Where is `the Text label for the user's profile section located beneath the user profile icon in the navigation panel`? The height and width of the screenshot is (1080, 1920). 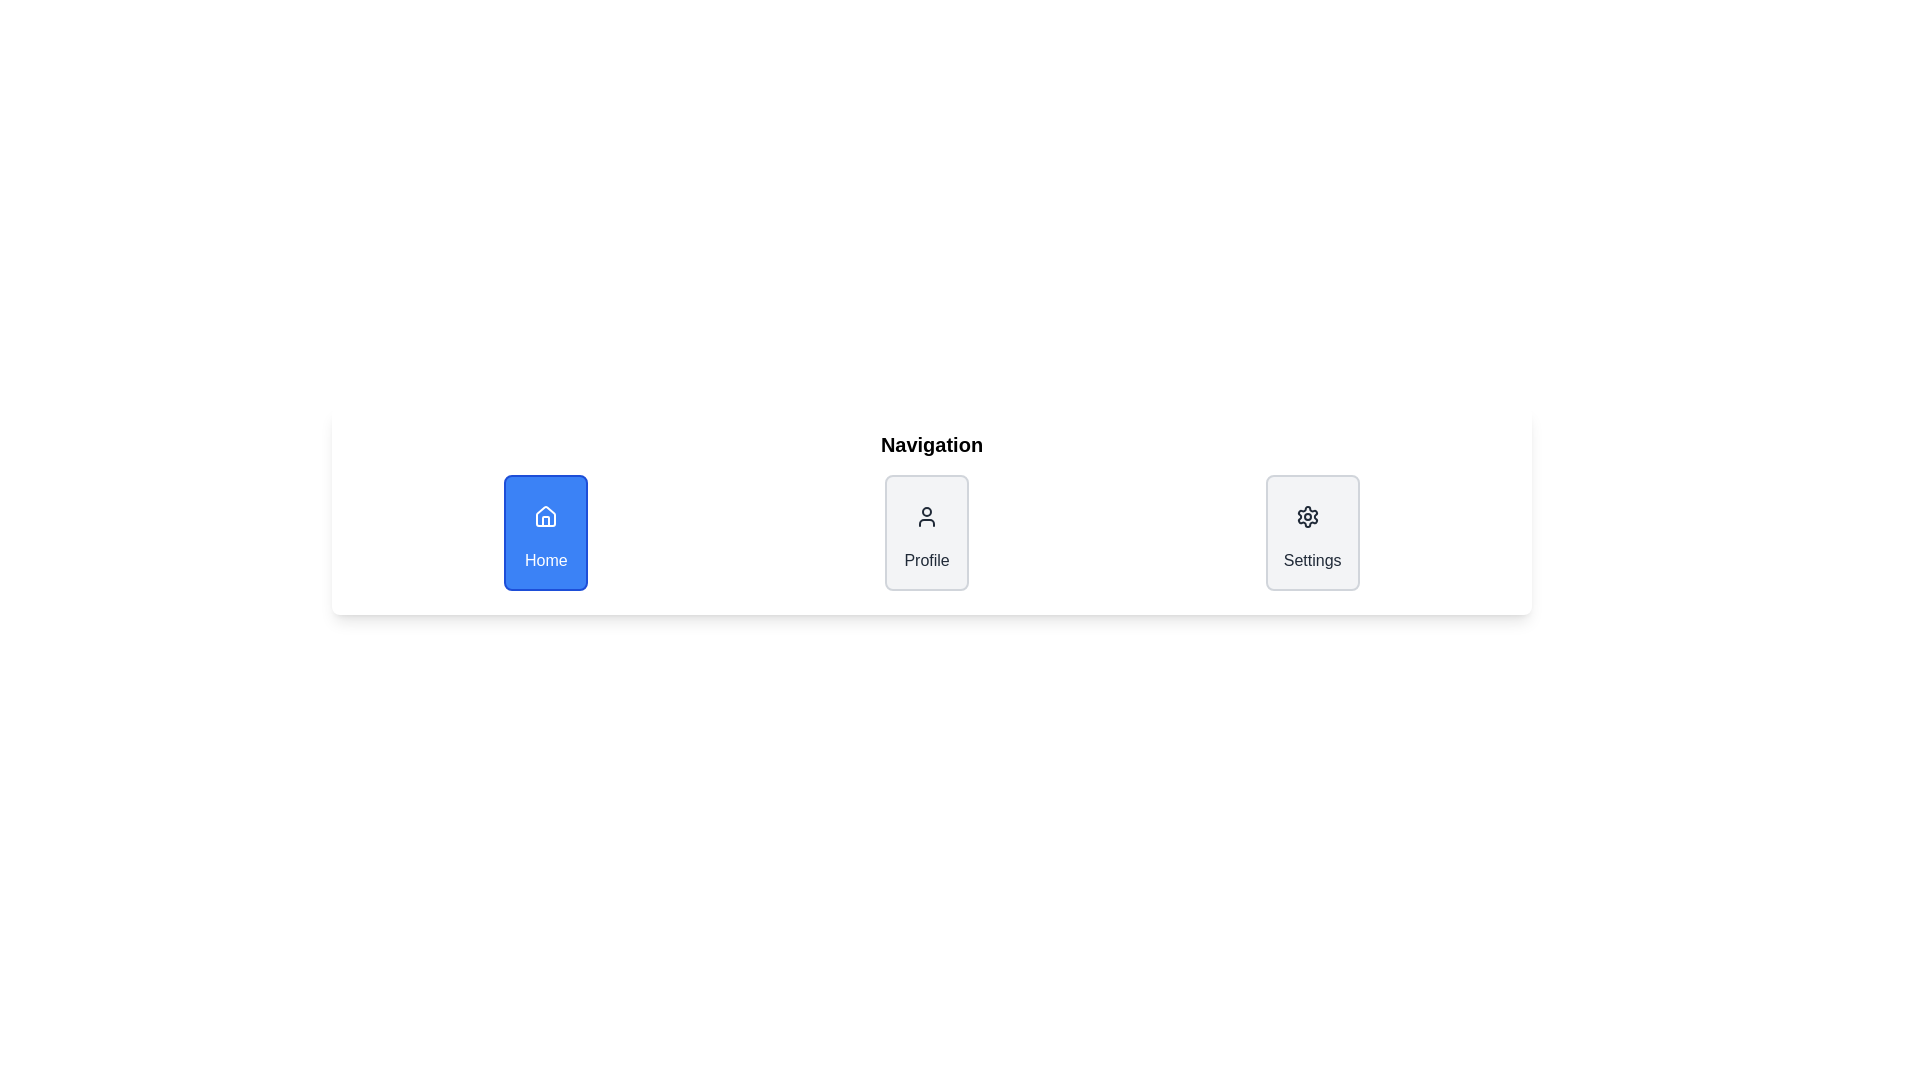
the Text label for the user's profile section located beneath the user profile icon in the navigation panel is located at coordinates (925, 559).